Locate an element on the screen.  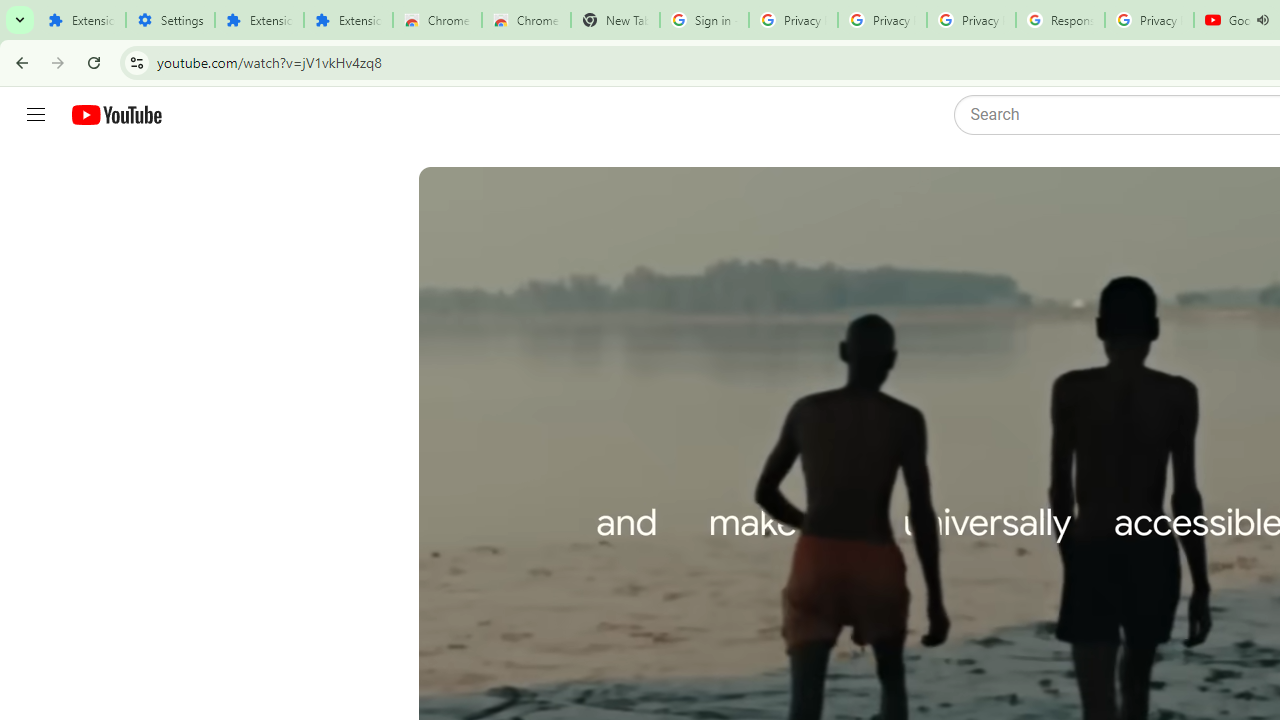
'Extensions' is located at coordinates (258, 20).